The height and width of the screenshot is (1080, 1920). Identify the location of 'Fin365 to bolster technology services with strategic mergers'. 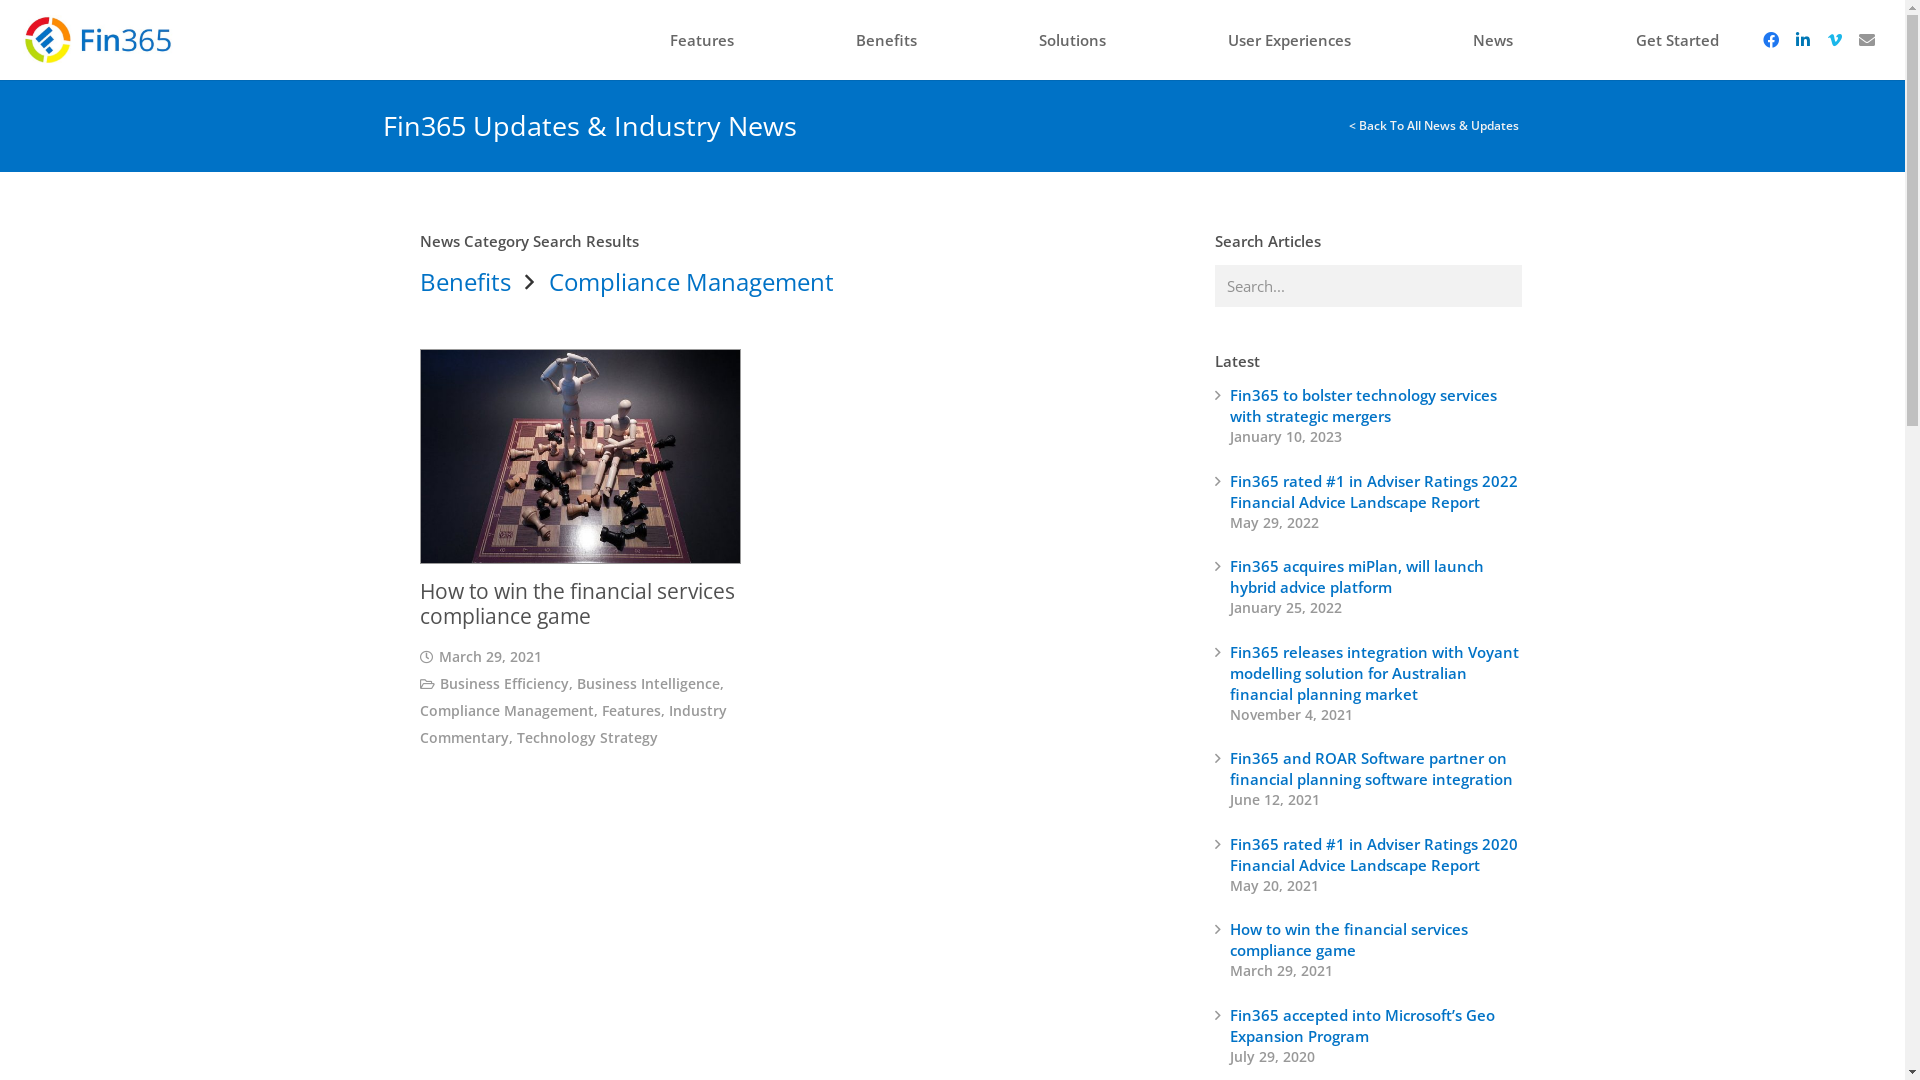
(1362, 405).